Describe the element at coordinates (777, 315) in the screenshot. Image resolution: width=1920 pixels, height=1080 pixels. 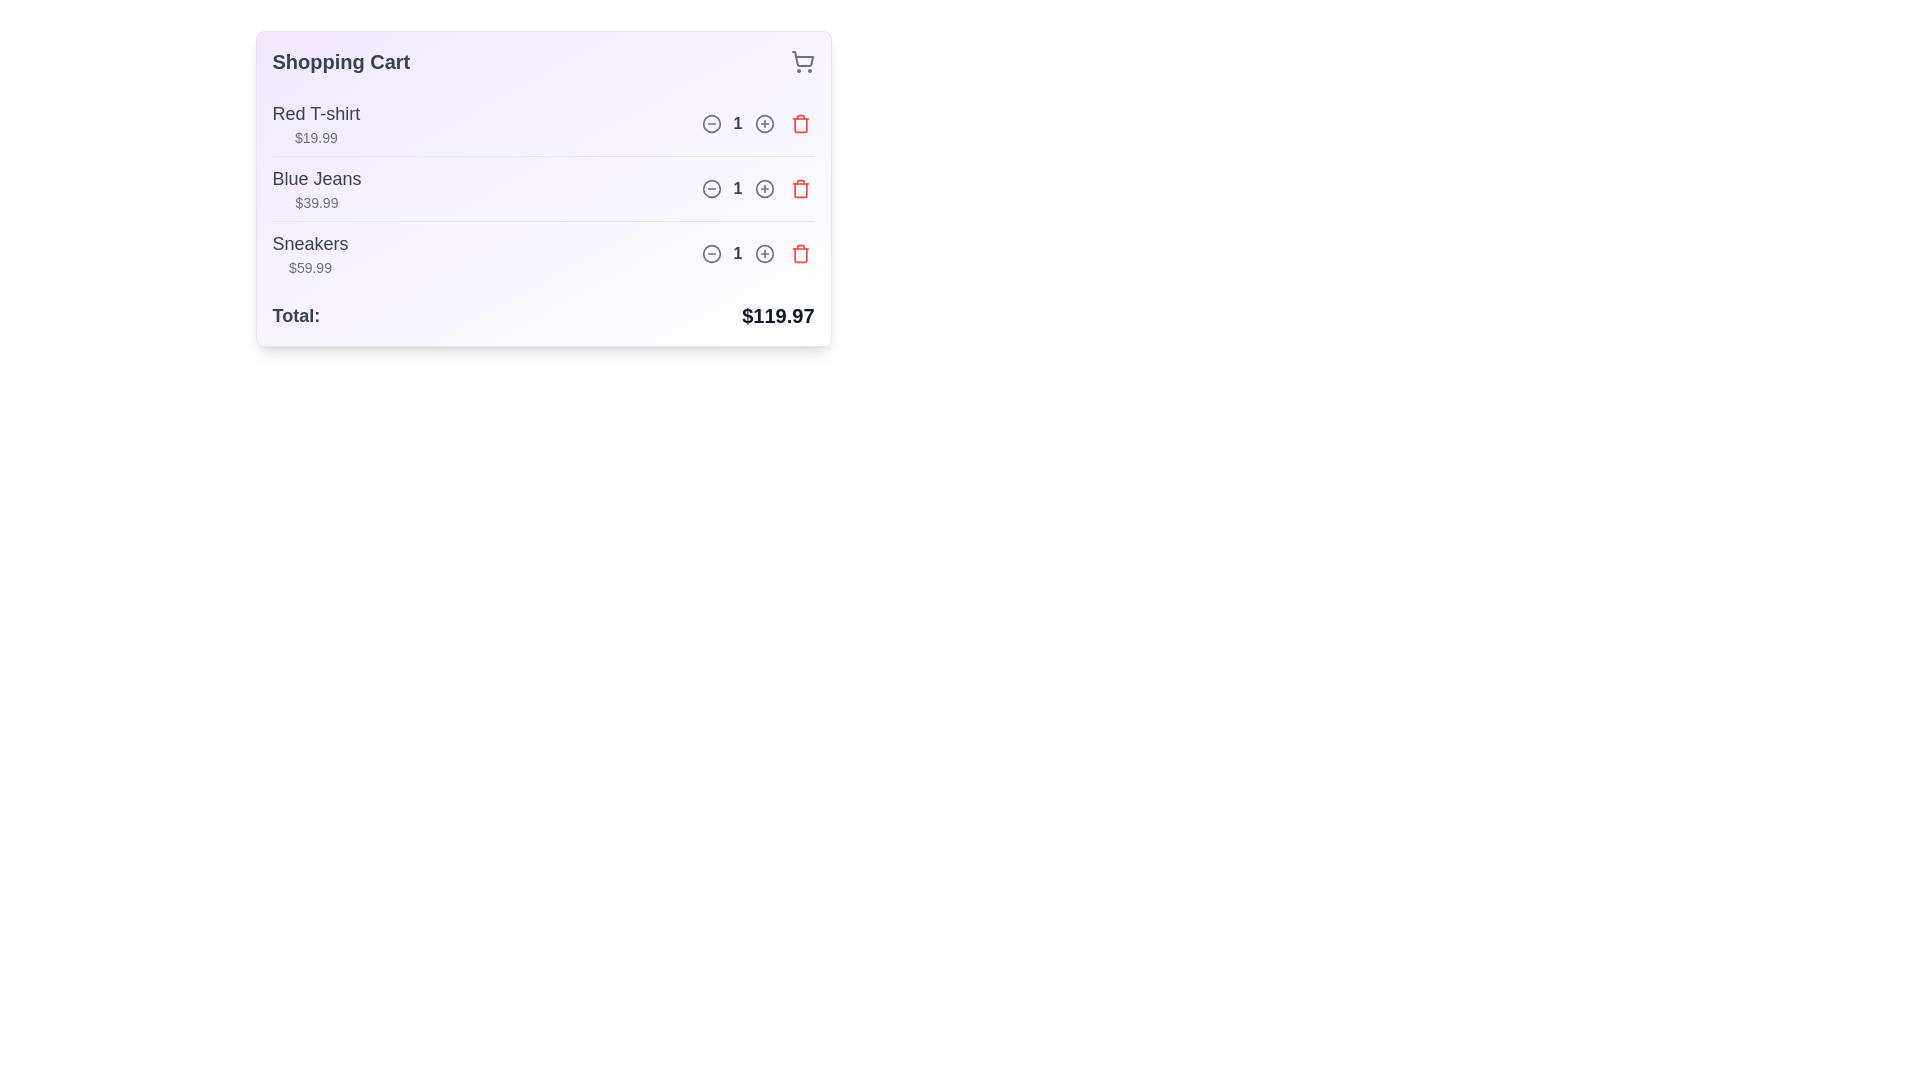
I see `the text label displaying the total cost of items in the shopping cart, which shows '$119.97' and is located at the bottom right of the shopping cart block` at that location.